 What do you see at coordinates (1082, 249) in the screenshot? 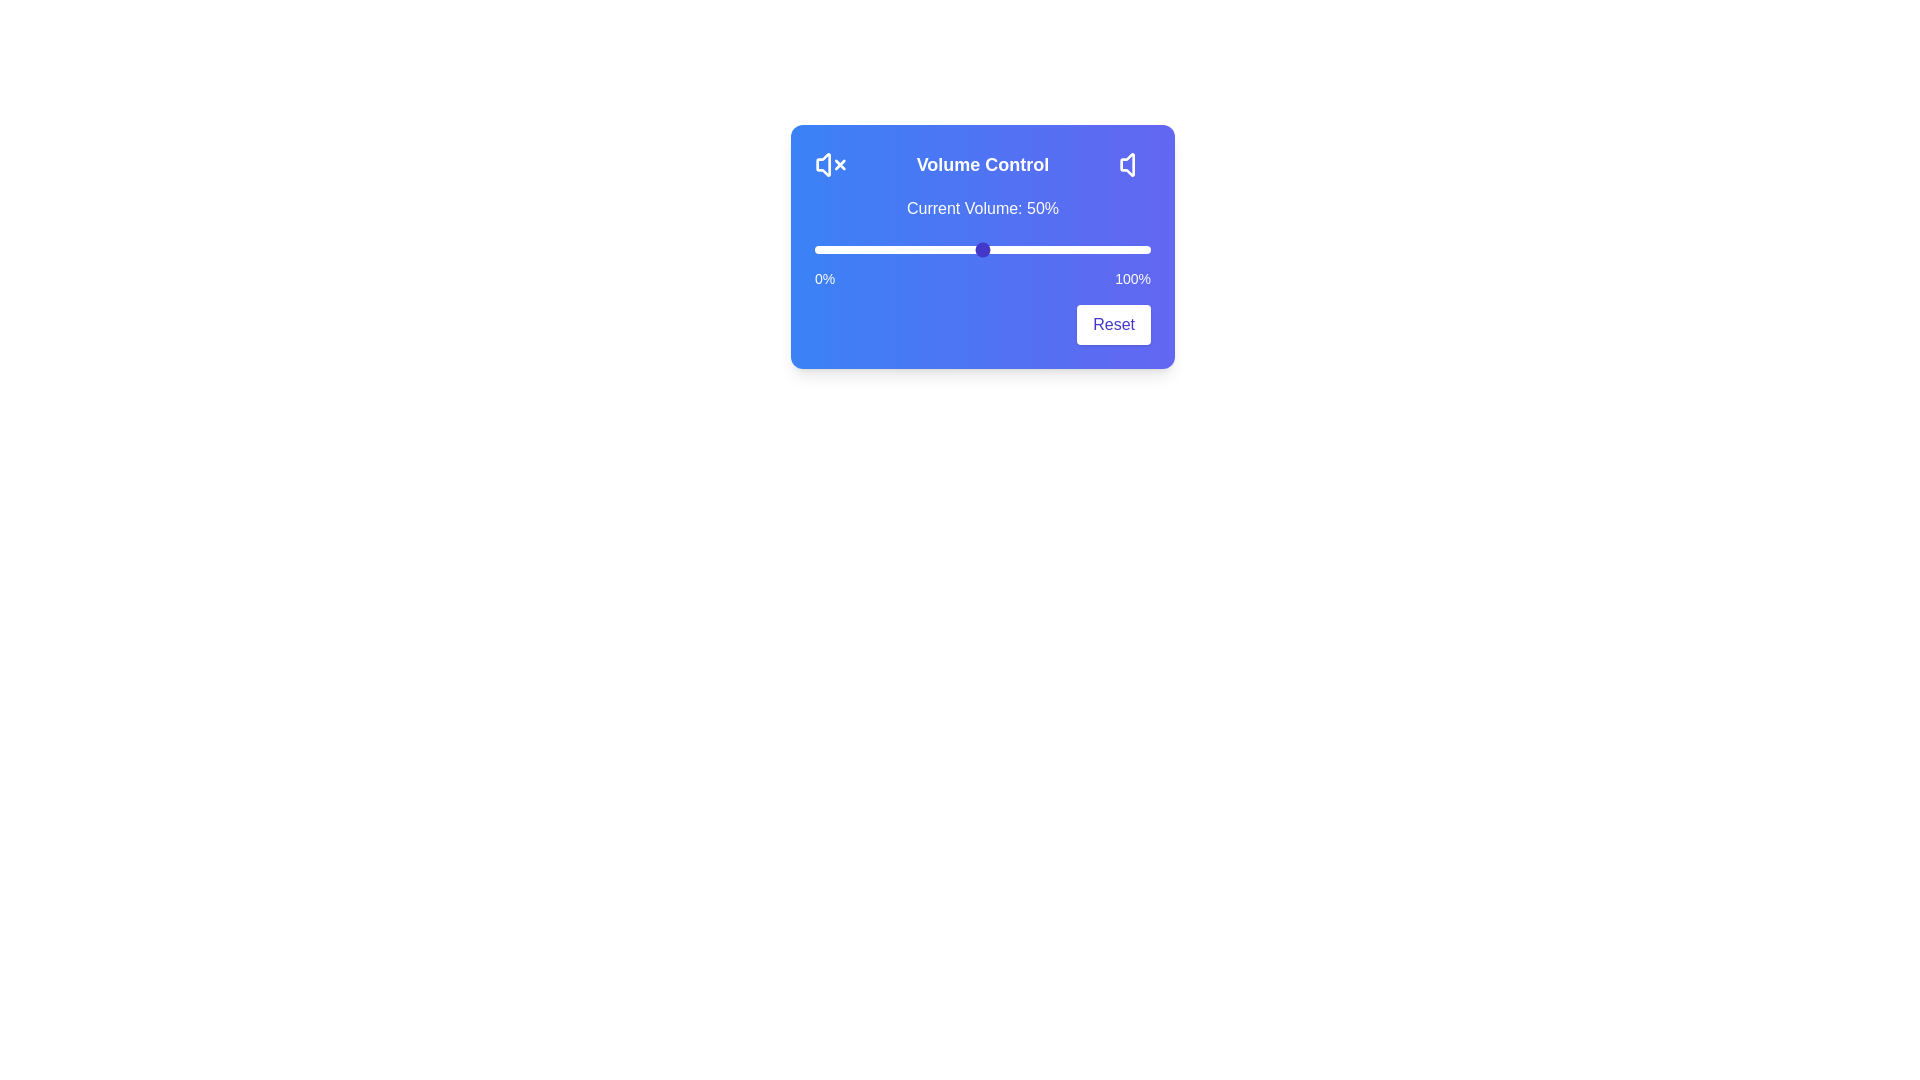
I see `the volume slider to 80%` at bounding box center [1082, 249].